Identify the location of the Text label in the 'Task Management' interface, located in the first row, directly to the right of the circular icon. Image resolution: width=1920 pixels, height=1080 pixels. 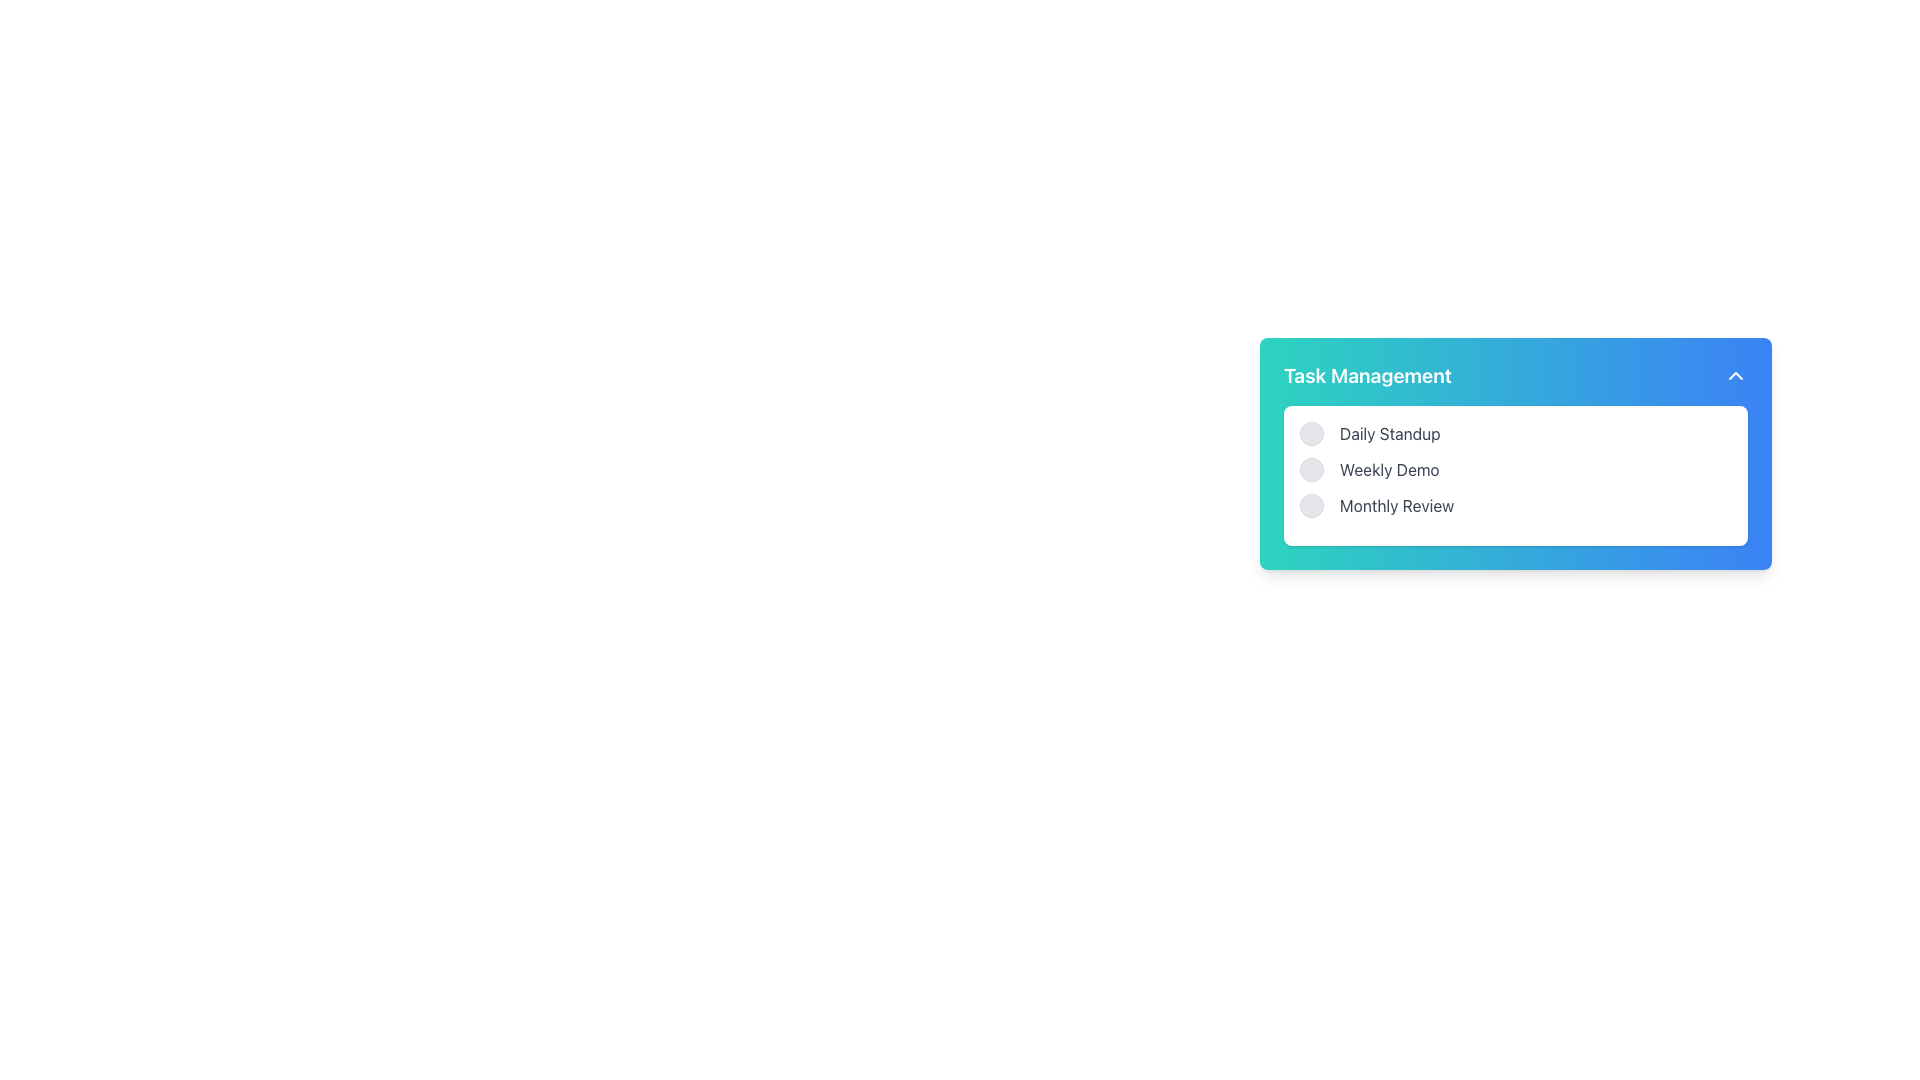
(1389, 433).